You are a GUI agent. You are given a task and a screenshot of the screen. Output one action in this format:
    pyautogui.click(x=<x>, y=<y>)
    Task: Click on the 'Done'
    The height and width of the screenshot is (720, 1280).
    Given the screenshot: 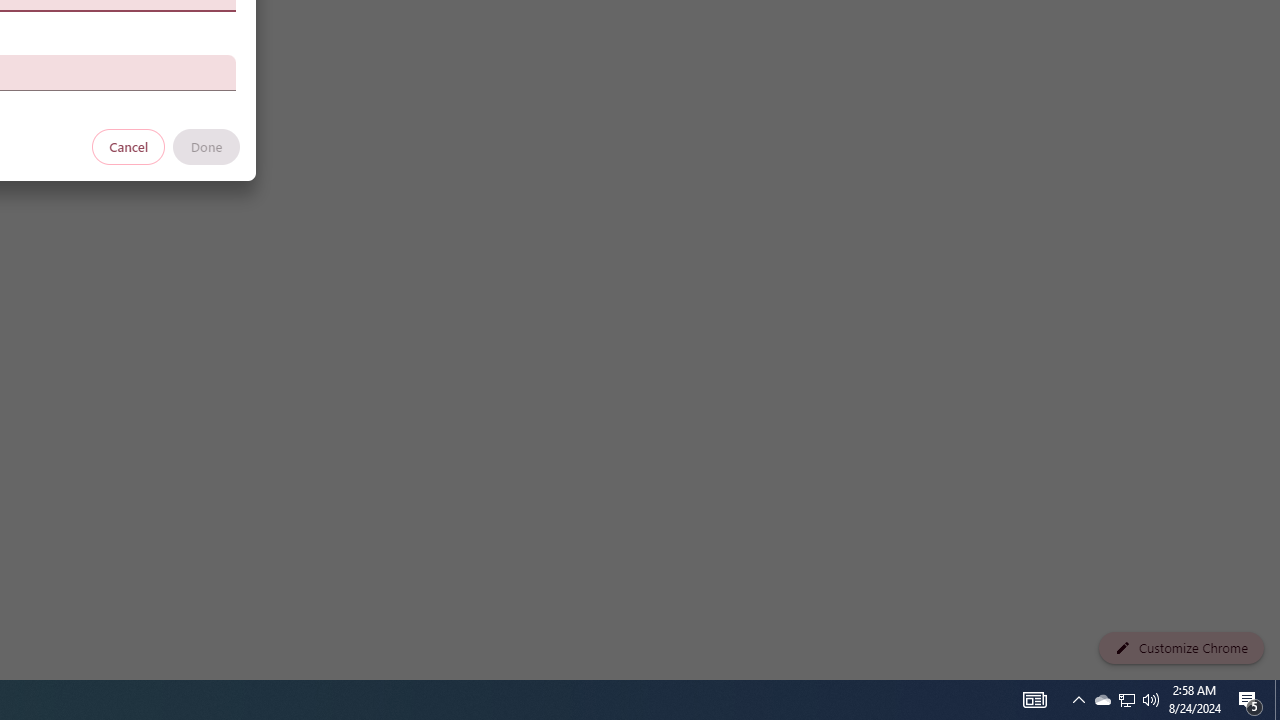 What is the action you would take?
    pyautogui.click(x=206, y=145)
    